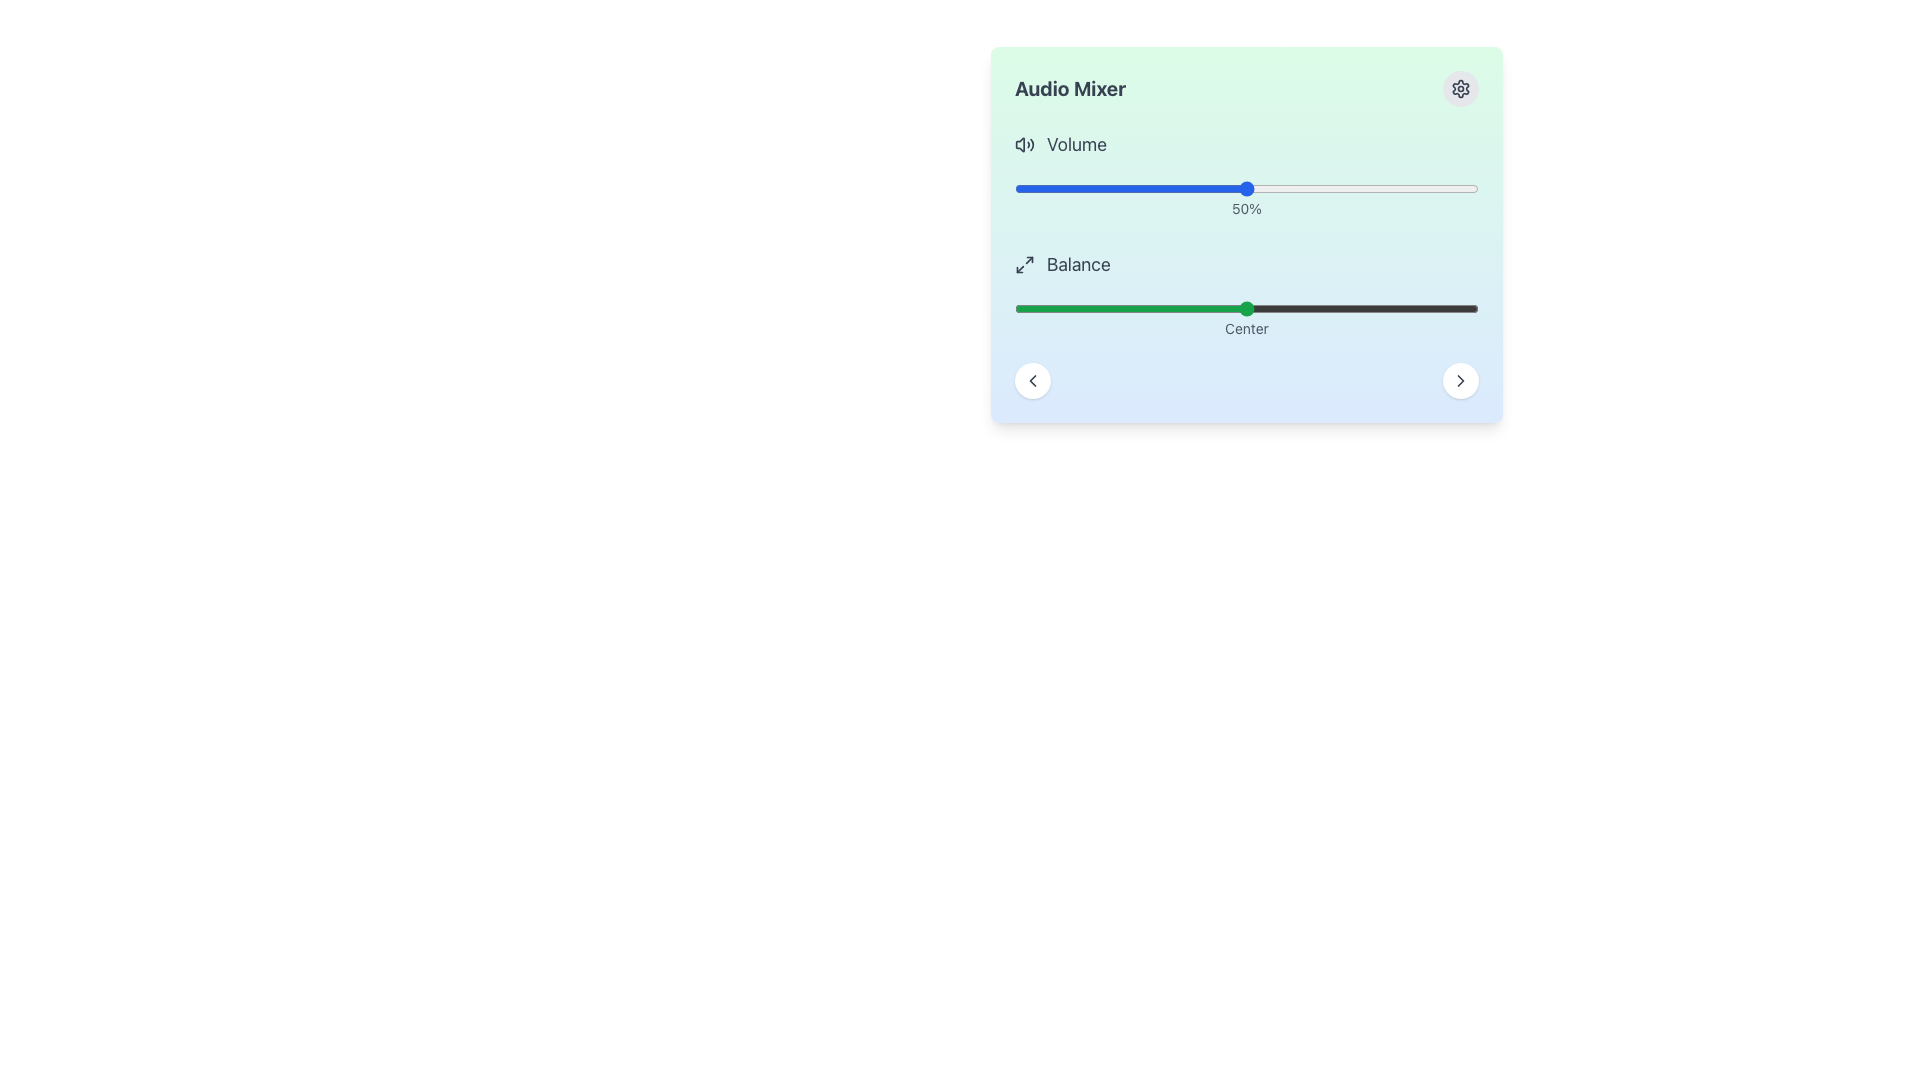 The image size is (1920, 1080). What do you see at coordinates (1246, 308) in the screenshot?
I see `balance` at bounding box center [1246, 308].